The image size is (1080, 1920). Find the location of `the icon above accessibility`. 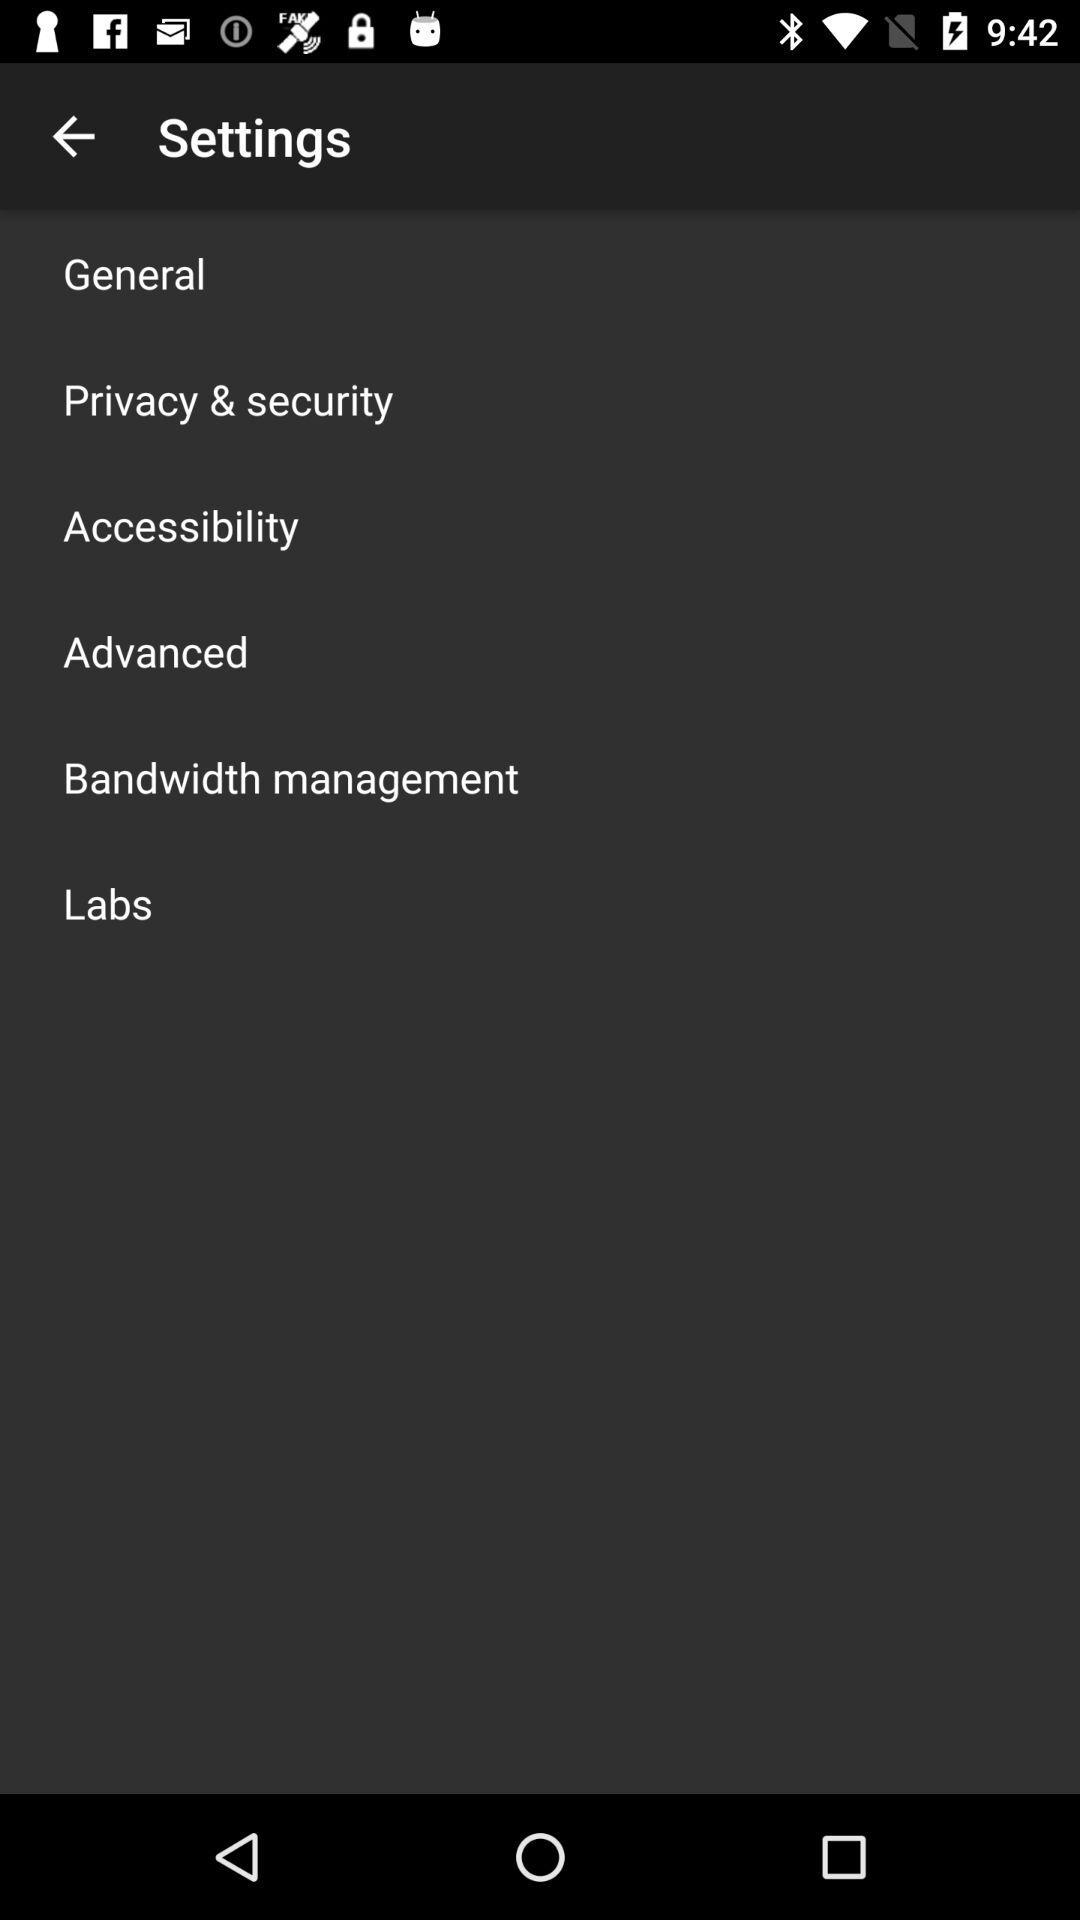

the icon above accessibility is located at coordinates (227, 398).